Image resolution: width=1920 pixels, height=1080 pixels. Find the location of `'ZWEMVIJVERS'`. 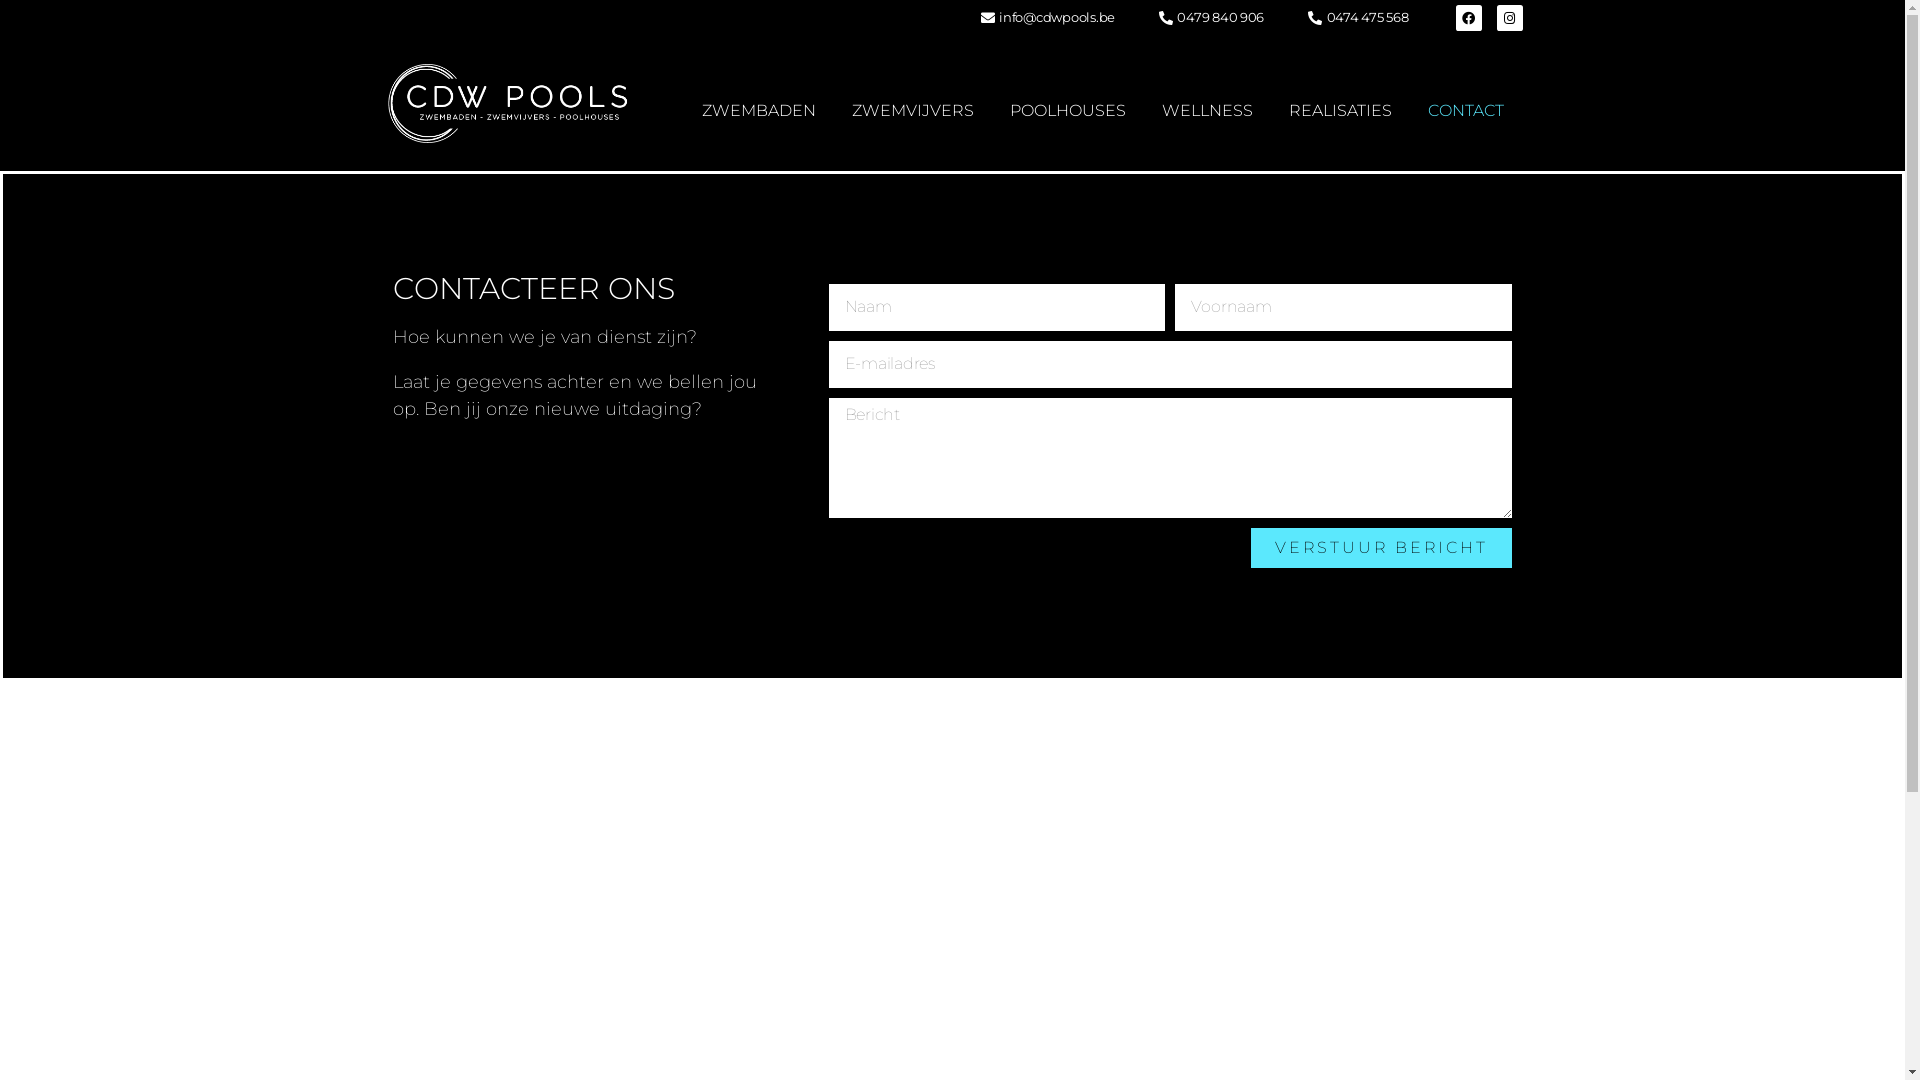

'ZWEMVIJVERS' is located at coordinates (911, 111).